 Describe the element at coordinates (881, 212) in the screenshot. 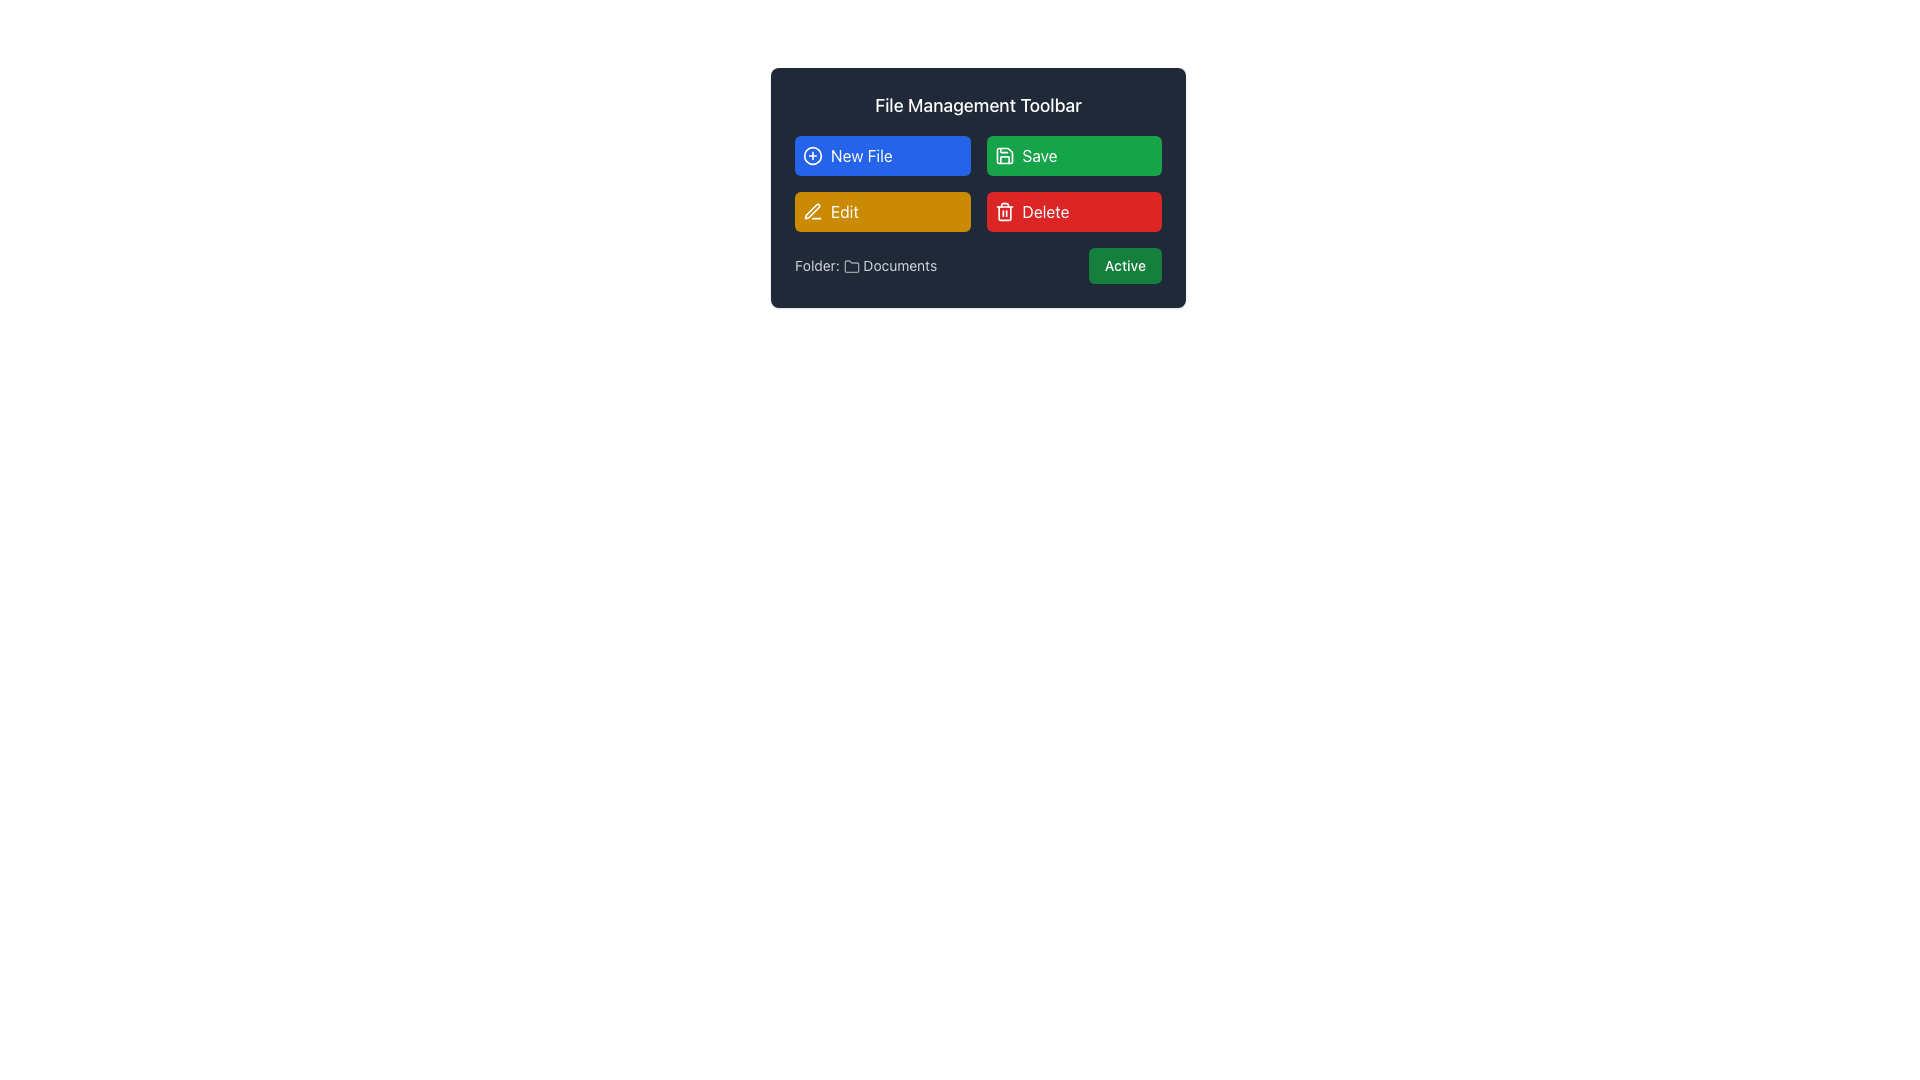

I see `the 'Edit' button located in the second row and first column of the grid layout` at that location.